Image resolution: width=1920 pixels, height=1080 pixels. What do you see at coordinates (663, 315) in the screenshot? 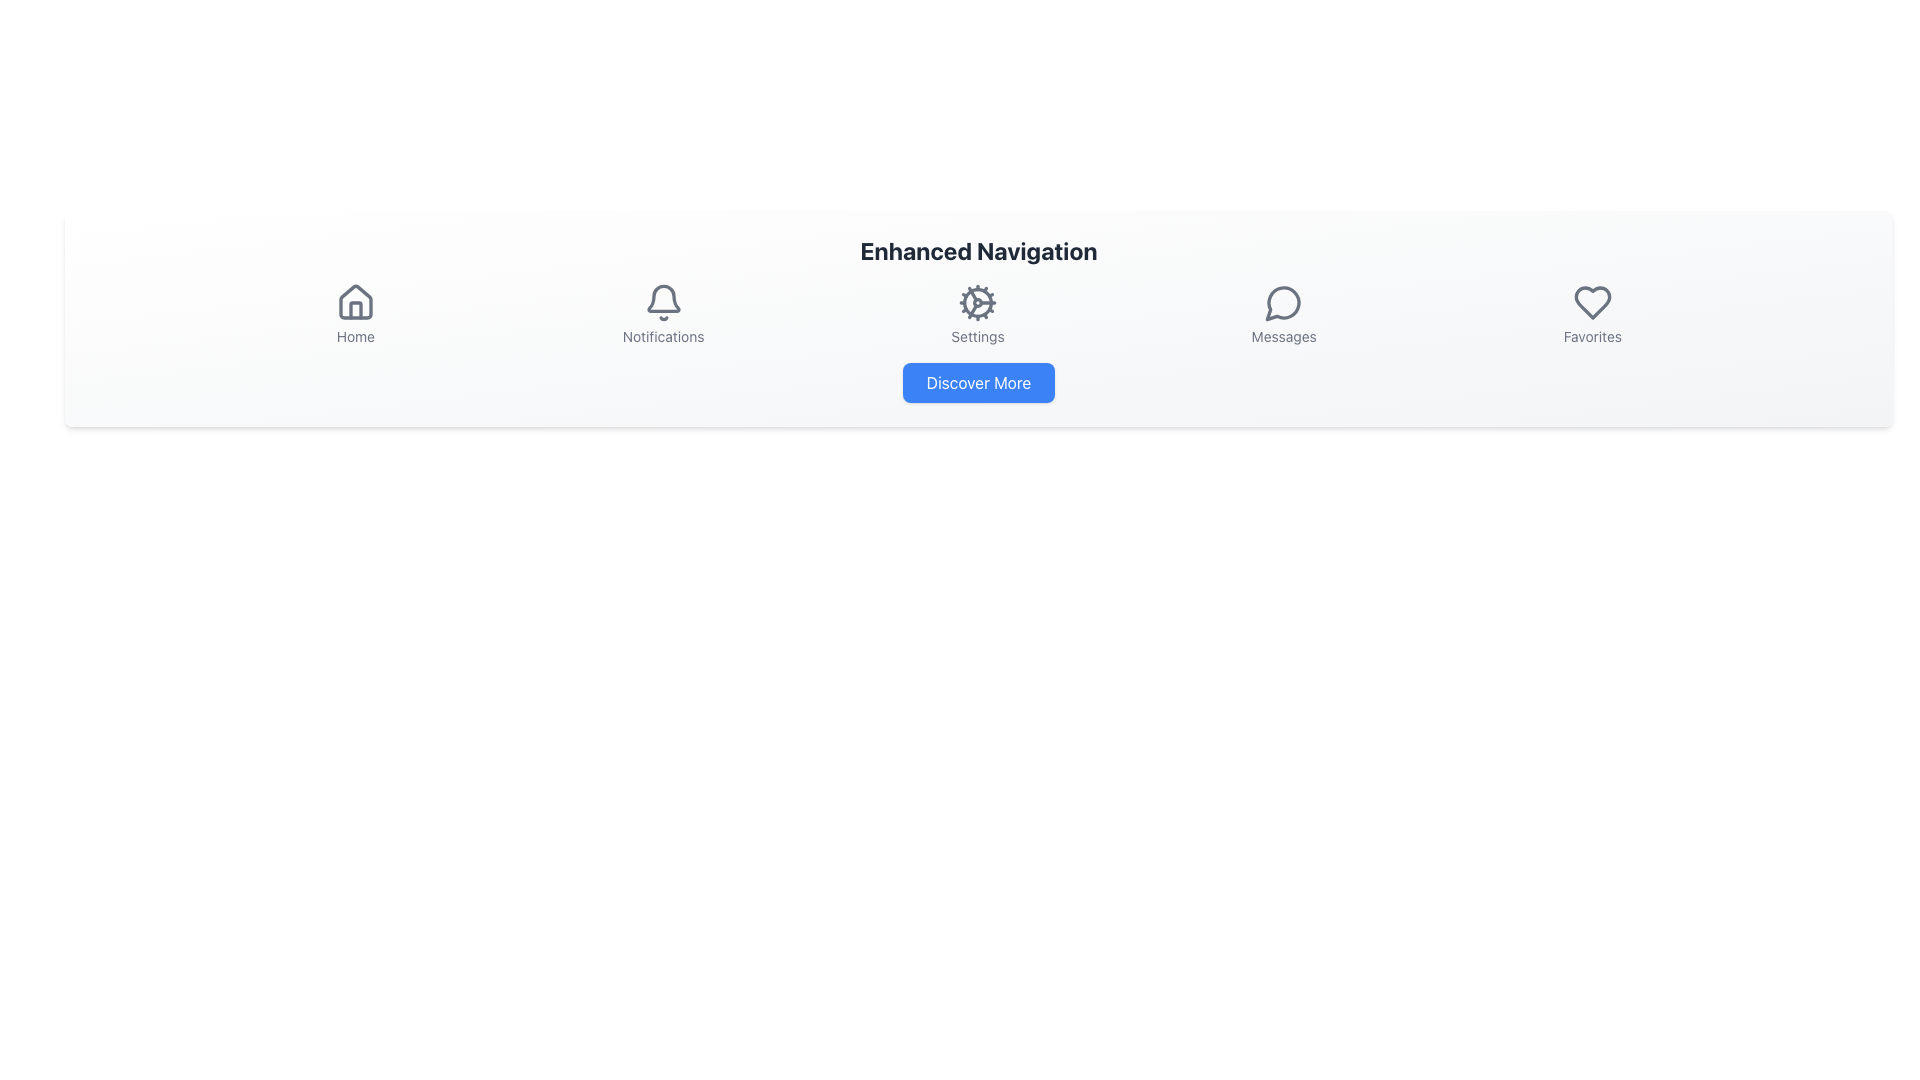
I see `the bell-shaped notification icon with the text 'Notifications' beneath it` at bounding box center [663, 315].